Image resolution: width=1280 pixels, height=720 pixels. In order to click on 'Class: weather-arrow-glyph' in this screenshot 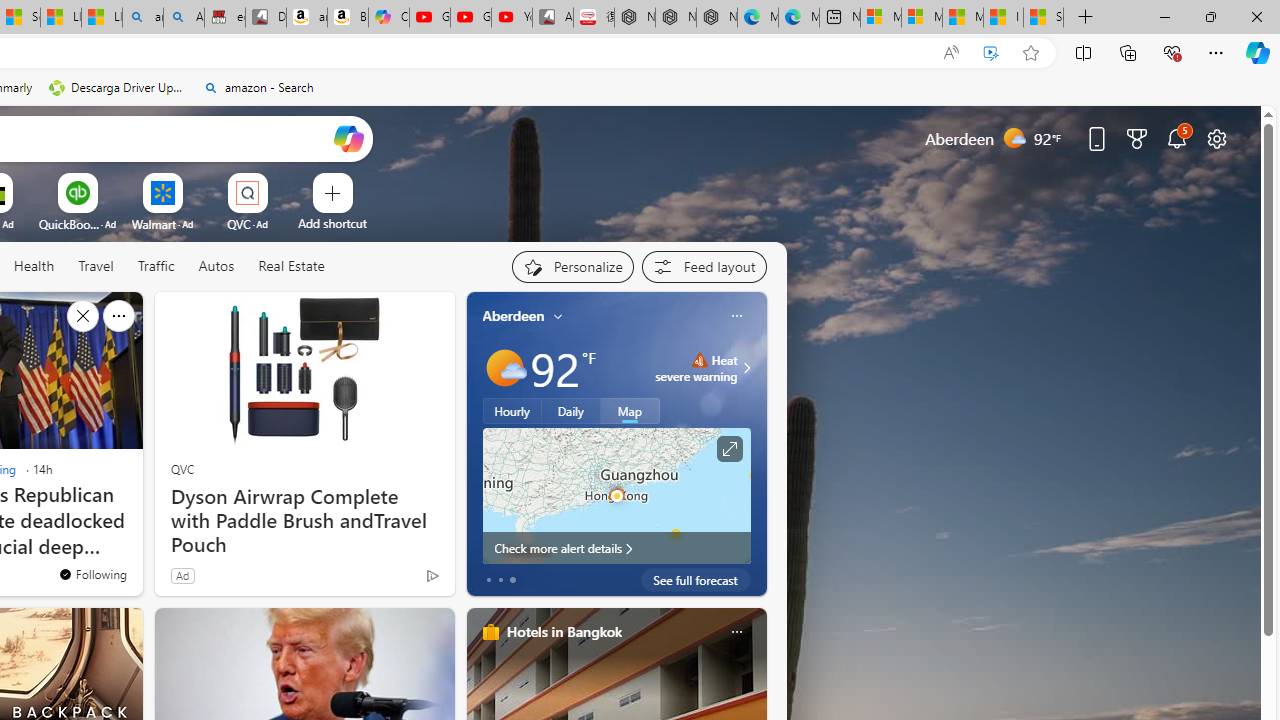, I will do `click(745, 367)`.